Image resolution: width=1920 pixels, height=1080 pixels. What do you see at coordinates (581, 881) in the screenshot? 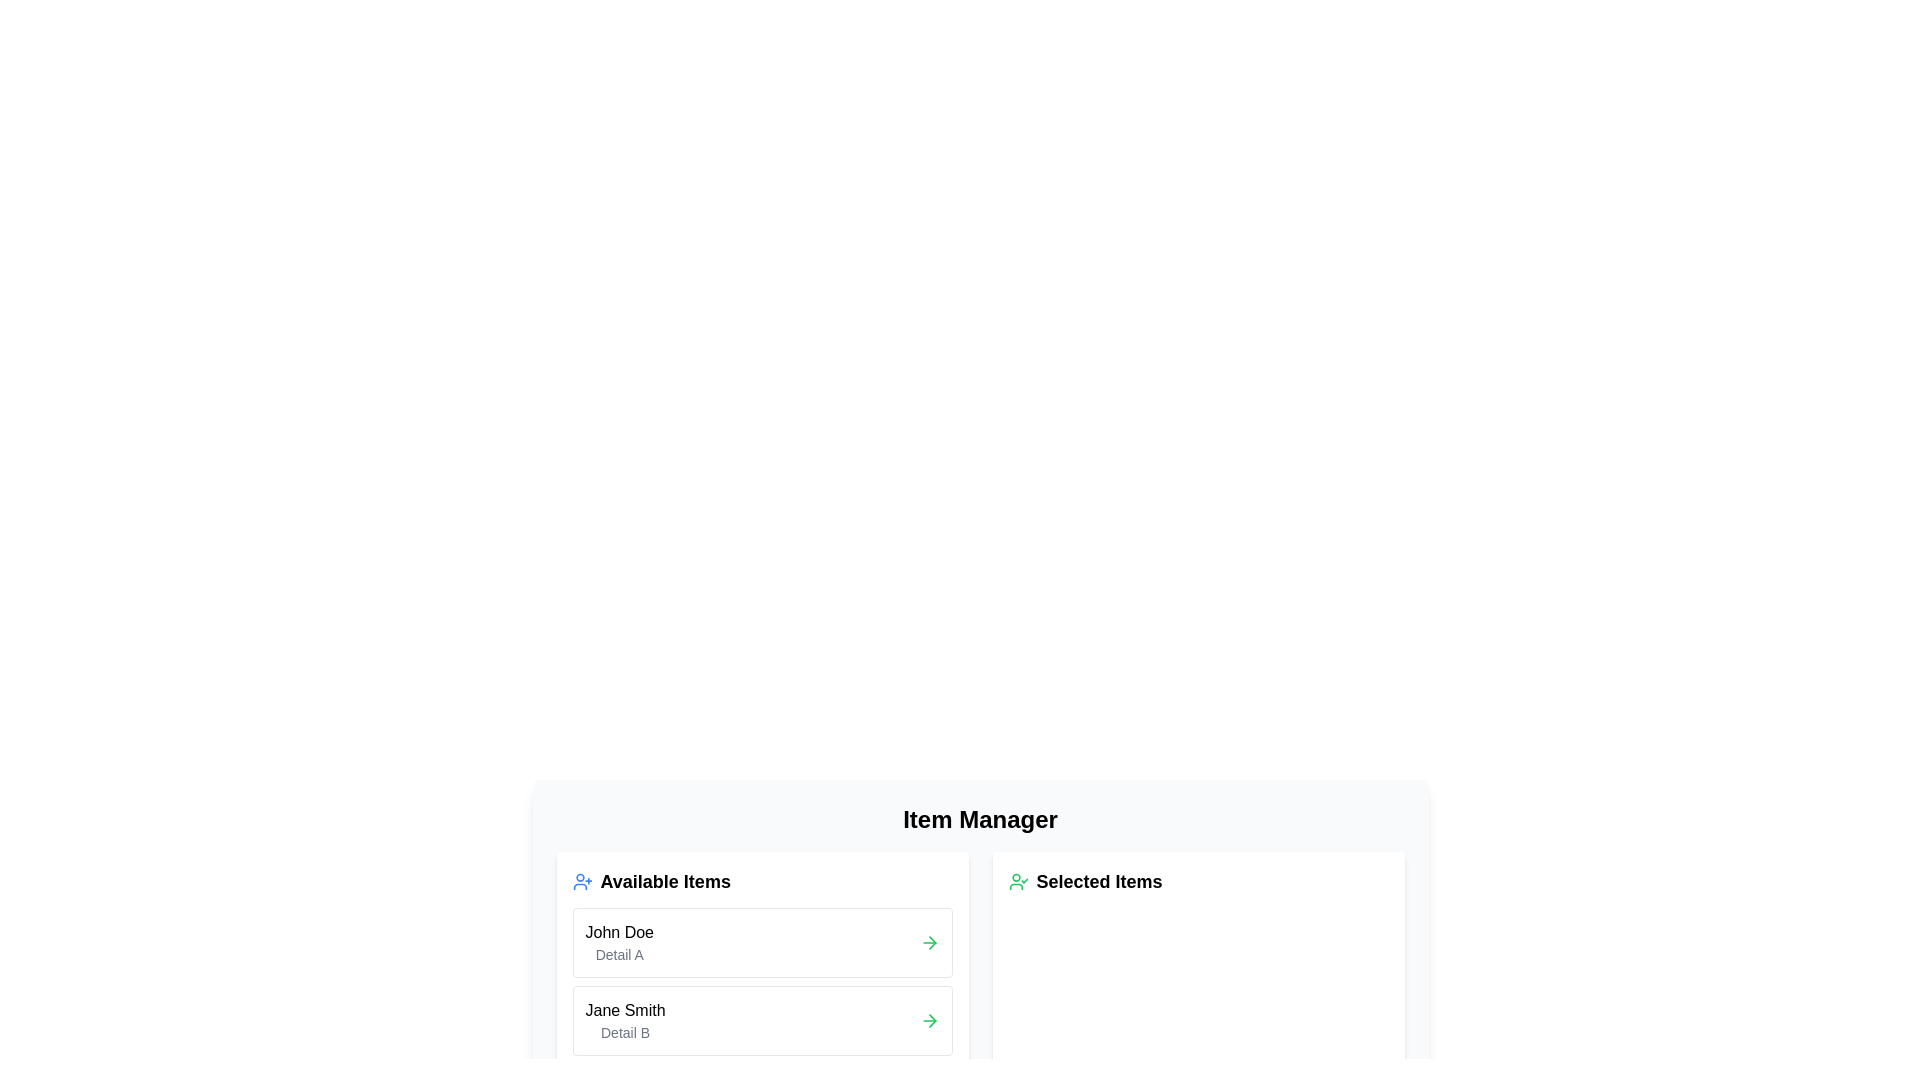
I see `the add user icon located in the header section of the 'Available Items' card, positioned directly to the left of the card's title text 'Available Items'` at bounding box center [581, 881].